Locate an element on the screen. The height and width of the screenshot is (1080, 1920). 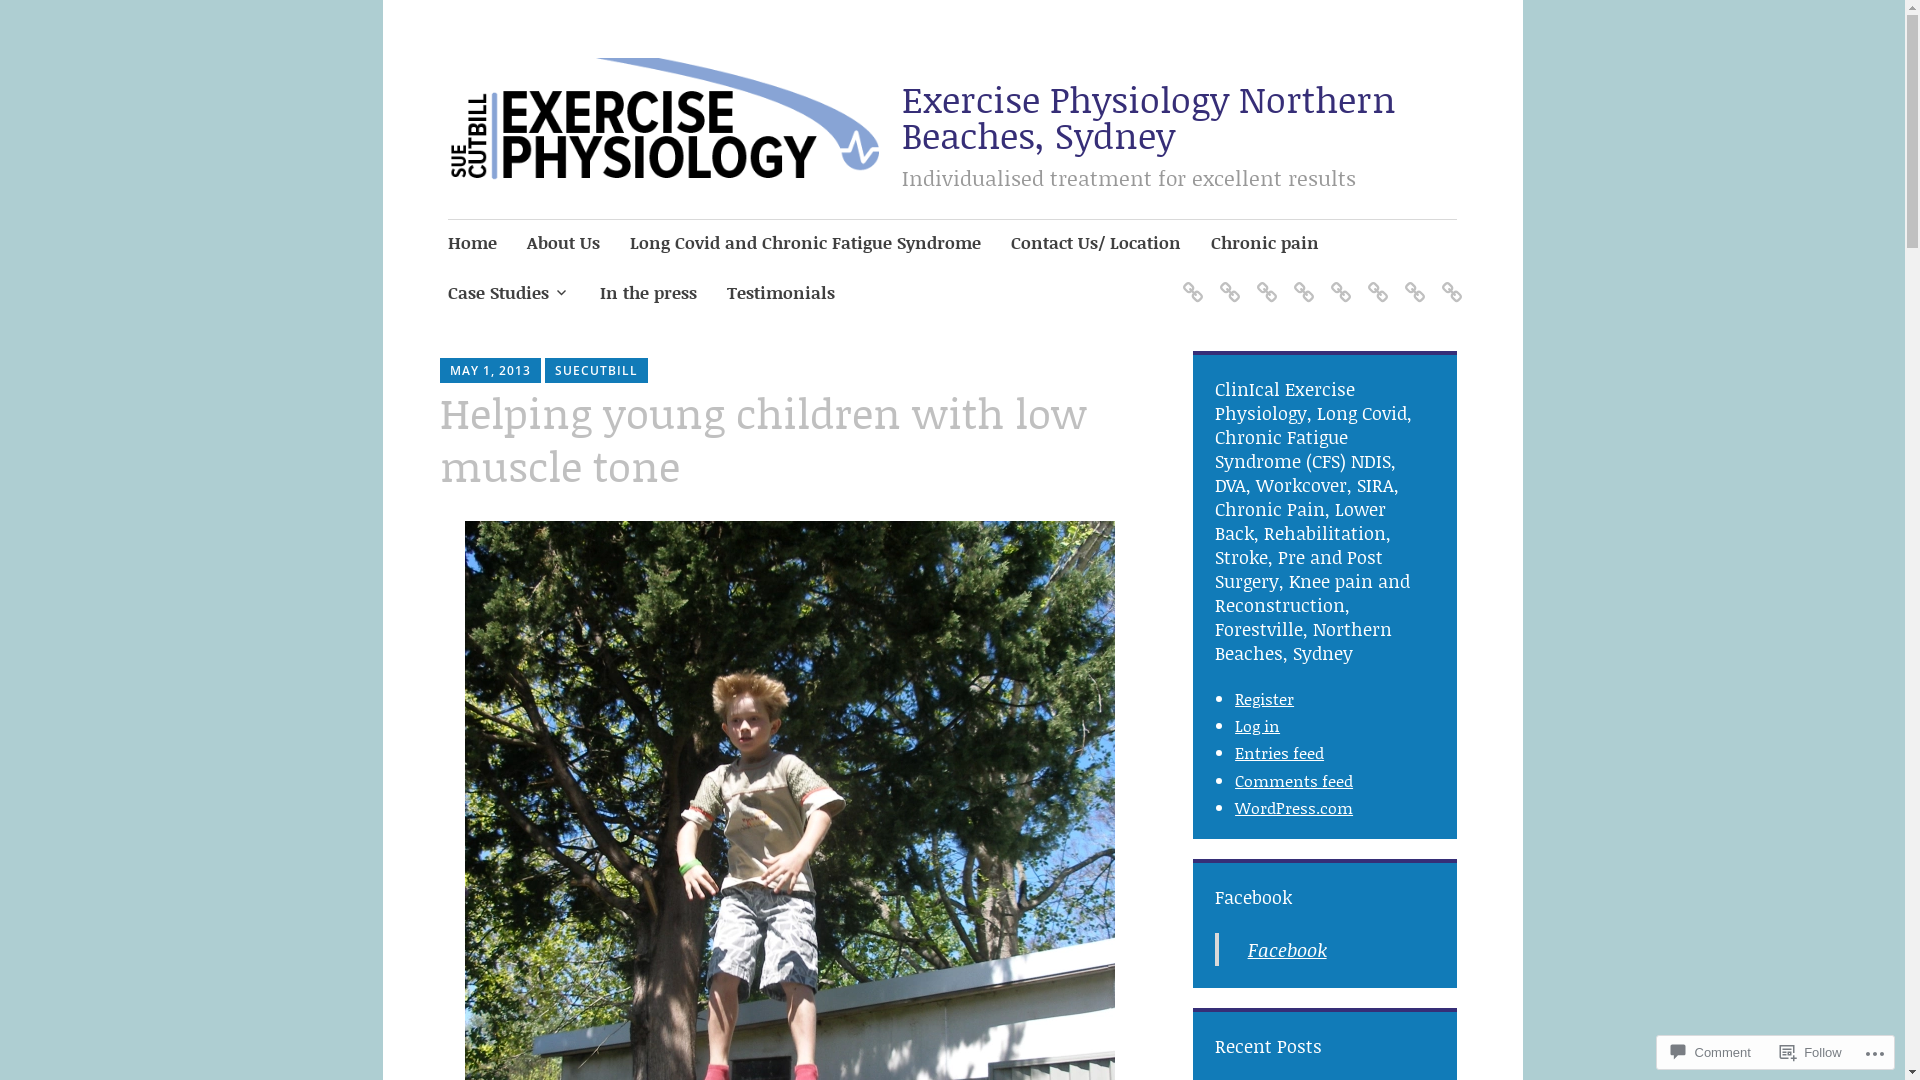
'Register' is located at coordinates (1263, 697).